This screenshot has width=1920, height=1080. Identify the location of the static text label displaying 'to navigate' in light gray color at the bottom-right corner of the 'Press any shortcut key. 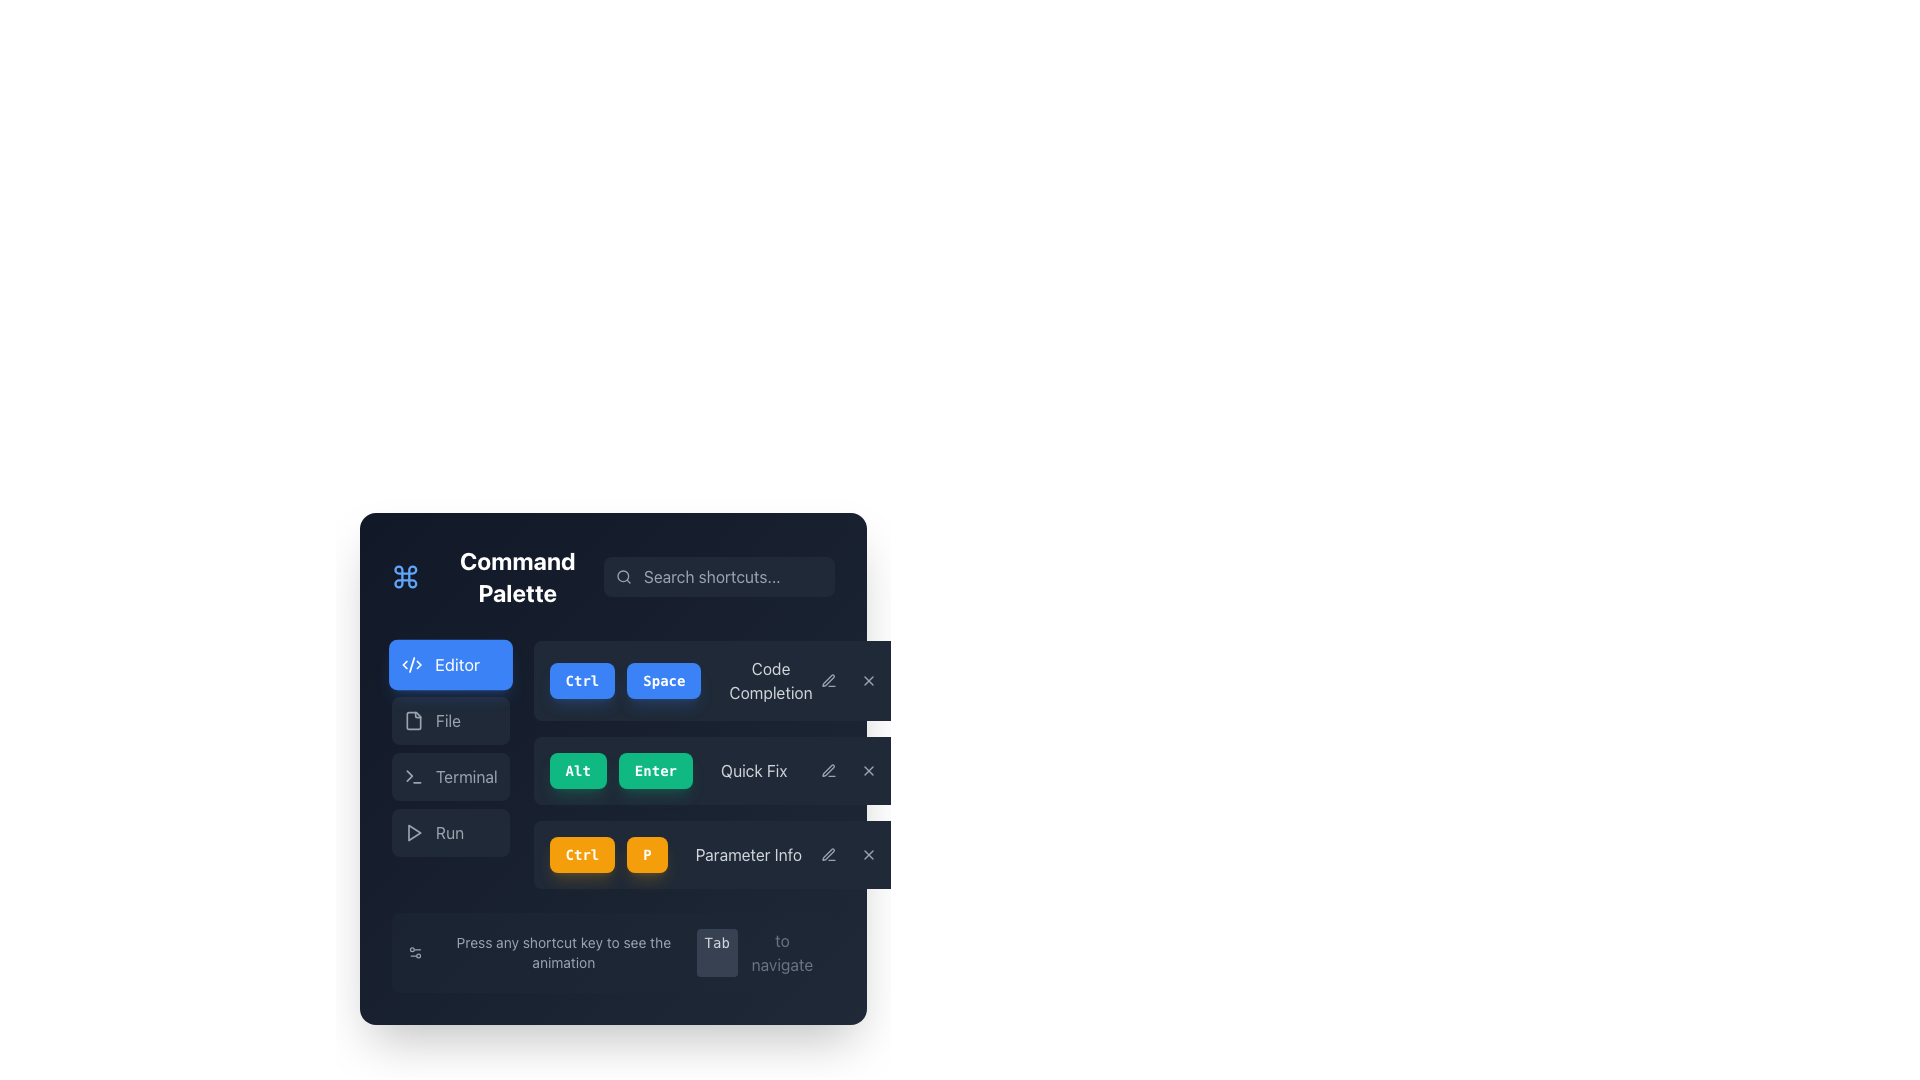
(781, 951).